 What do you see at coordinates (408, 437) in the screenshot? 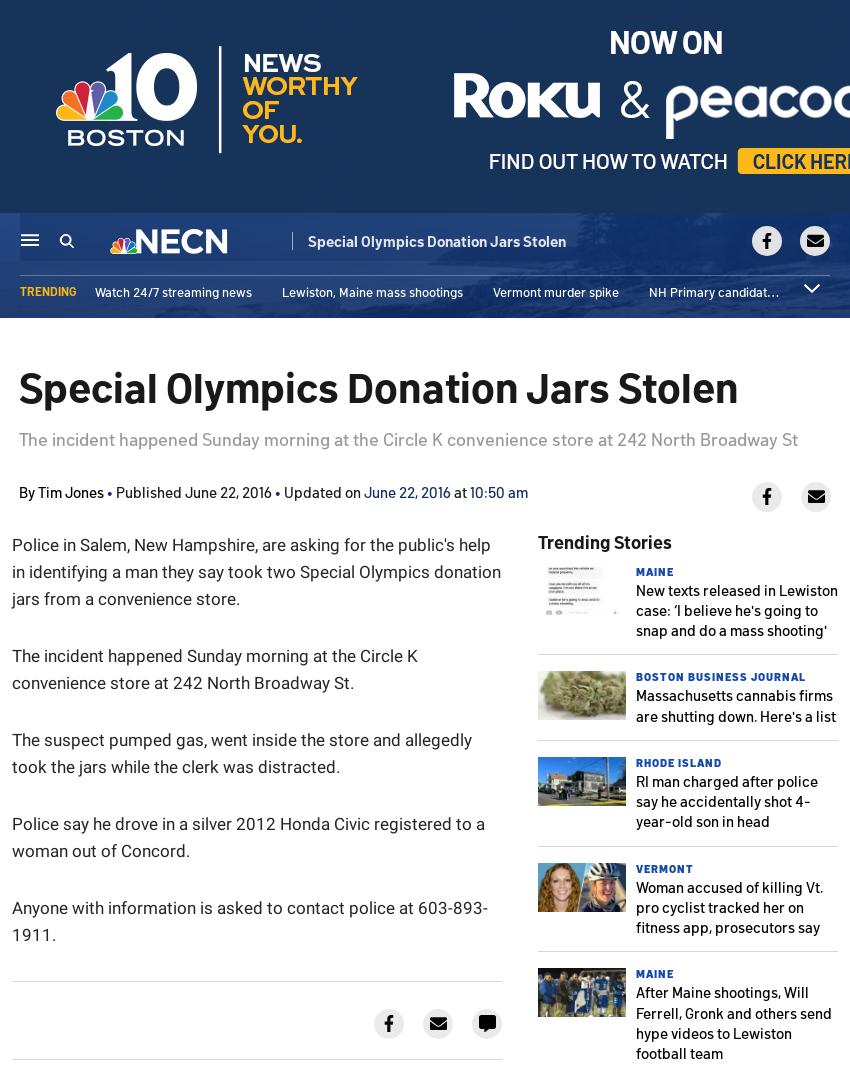
I see `'The incident happened Sunday morning at the Circle K convenience store at 242 North Broadway St'` at bounding box center [408, 437].